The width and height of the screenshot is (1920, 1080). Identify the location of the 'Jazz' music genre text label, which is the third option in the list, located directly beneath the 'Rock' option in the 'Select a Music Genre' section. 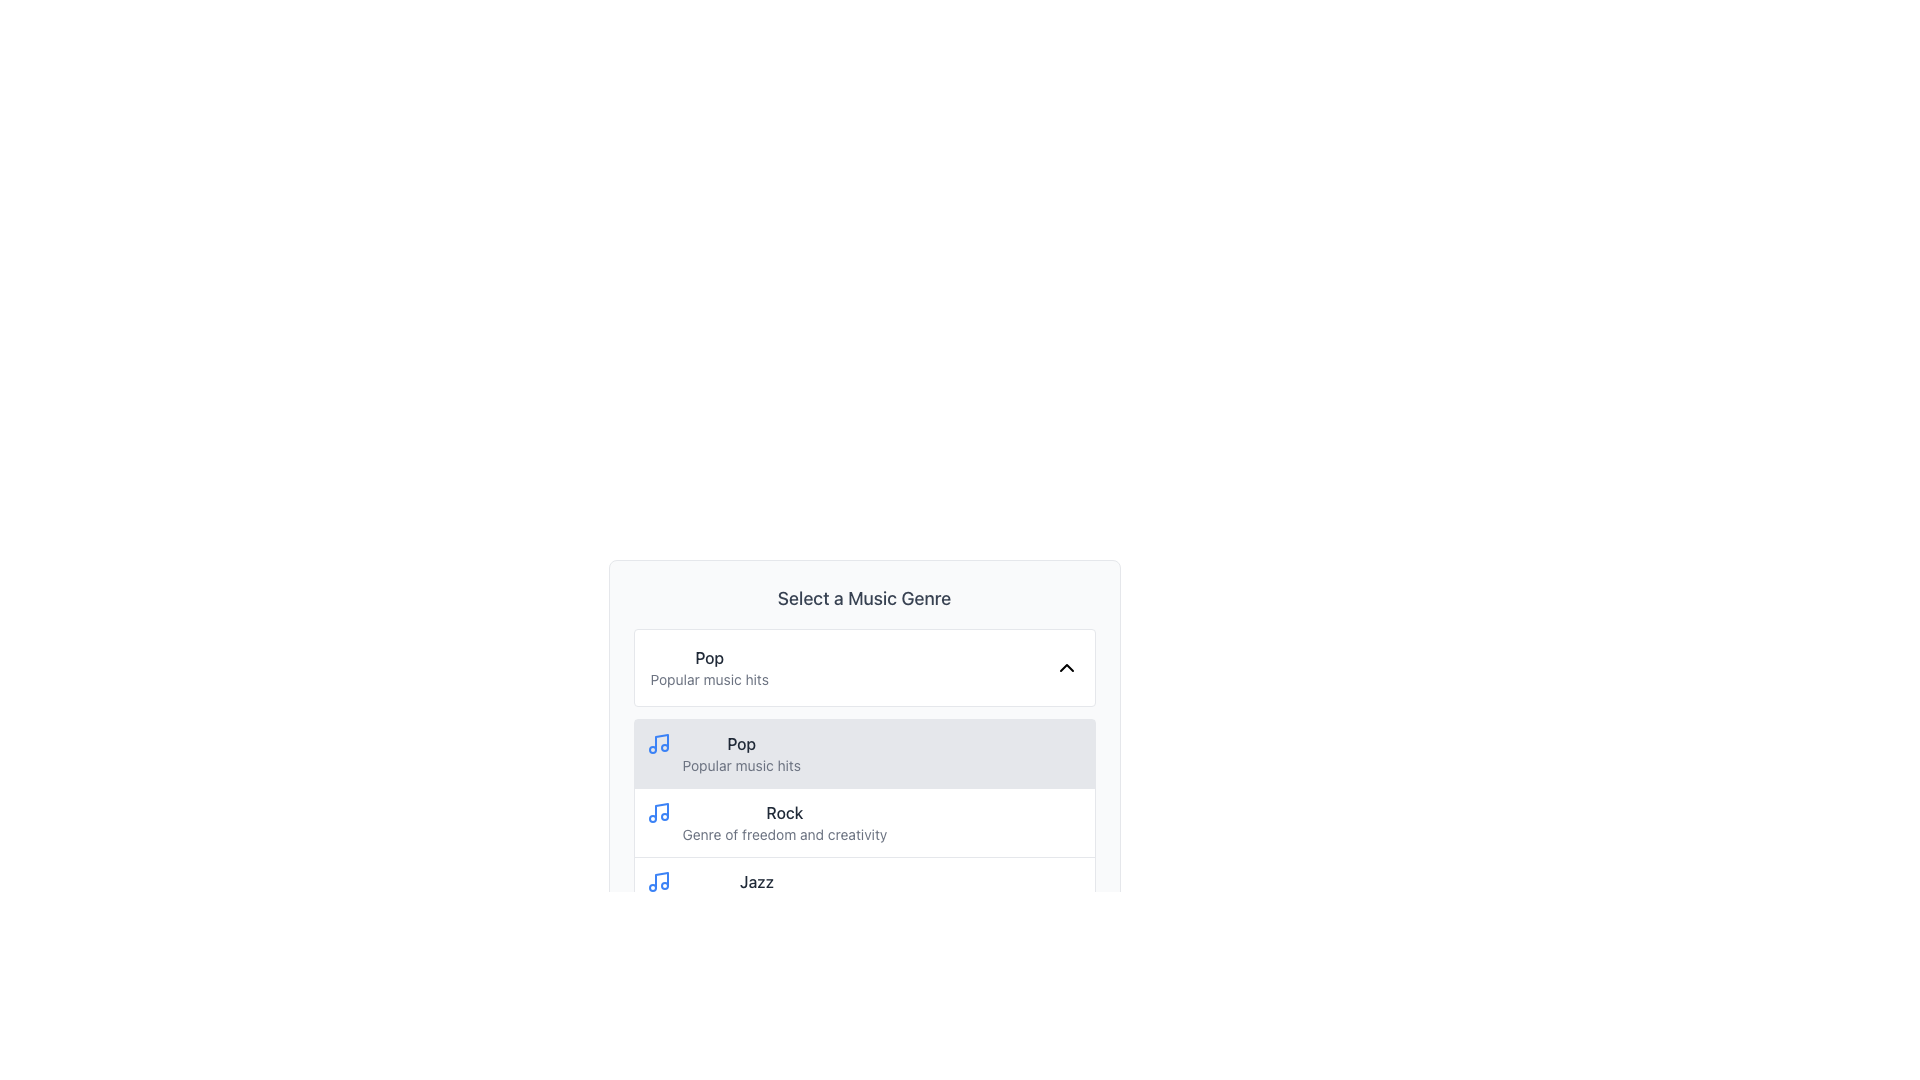
(756, 890).